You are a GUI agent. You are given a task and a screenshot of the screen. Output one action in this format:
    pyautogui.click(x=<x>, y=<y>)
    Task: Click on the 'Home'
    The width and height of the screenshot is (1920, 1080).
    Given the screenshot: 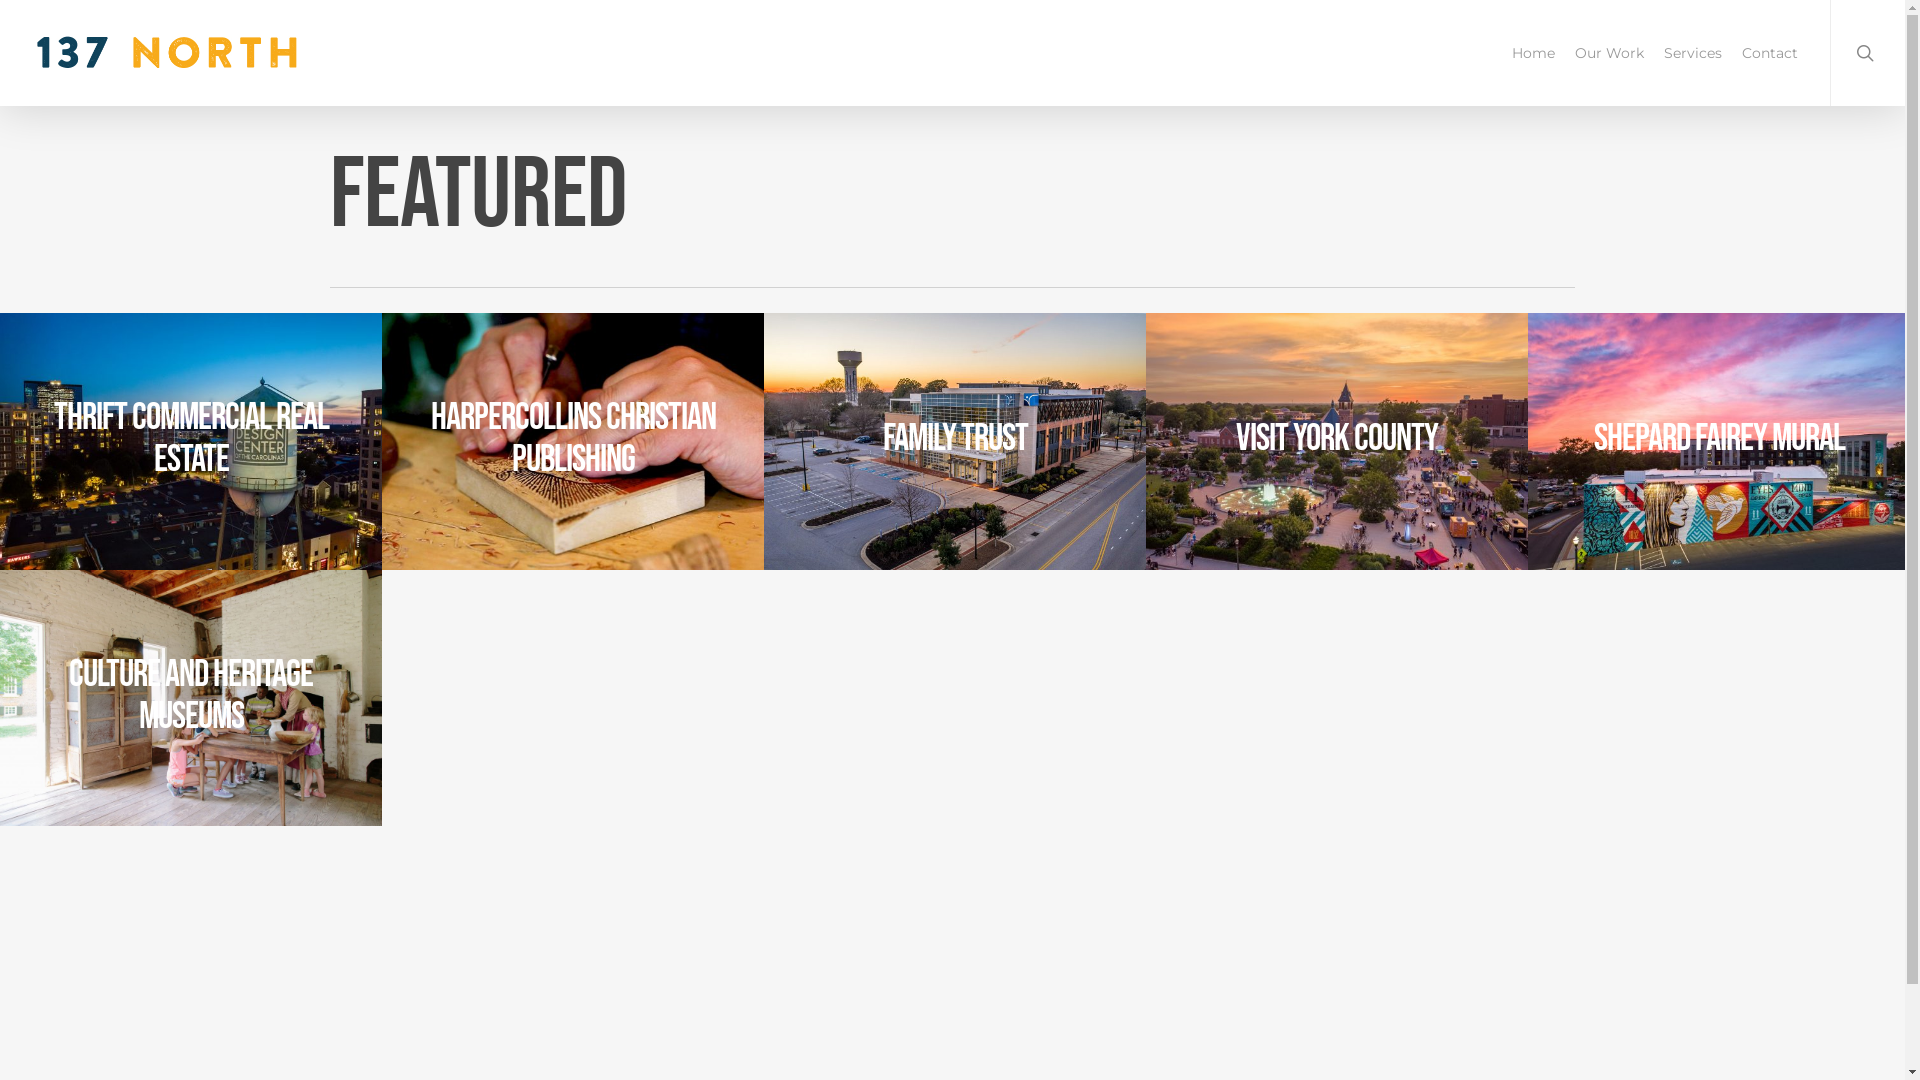 What is the action you would take?
    pyautogui.click(x=1532, y=52)
    